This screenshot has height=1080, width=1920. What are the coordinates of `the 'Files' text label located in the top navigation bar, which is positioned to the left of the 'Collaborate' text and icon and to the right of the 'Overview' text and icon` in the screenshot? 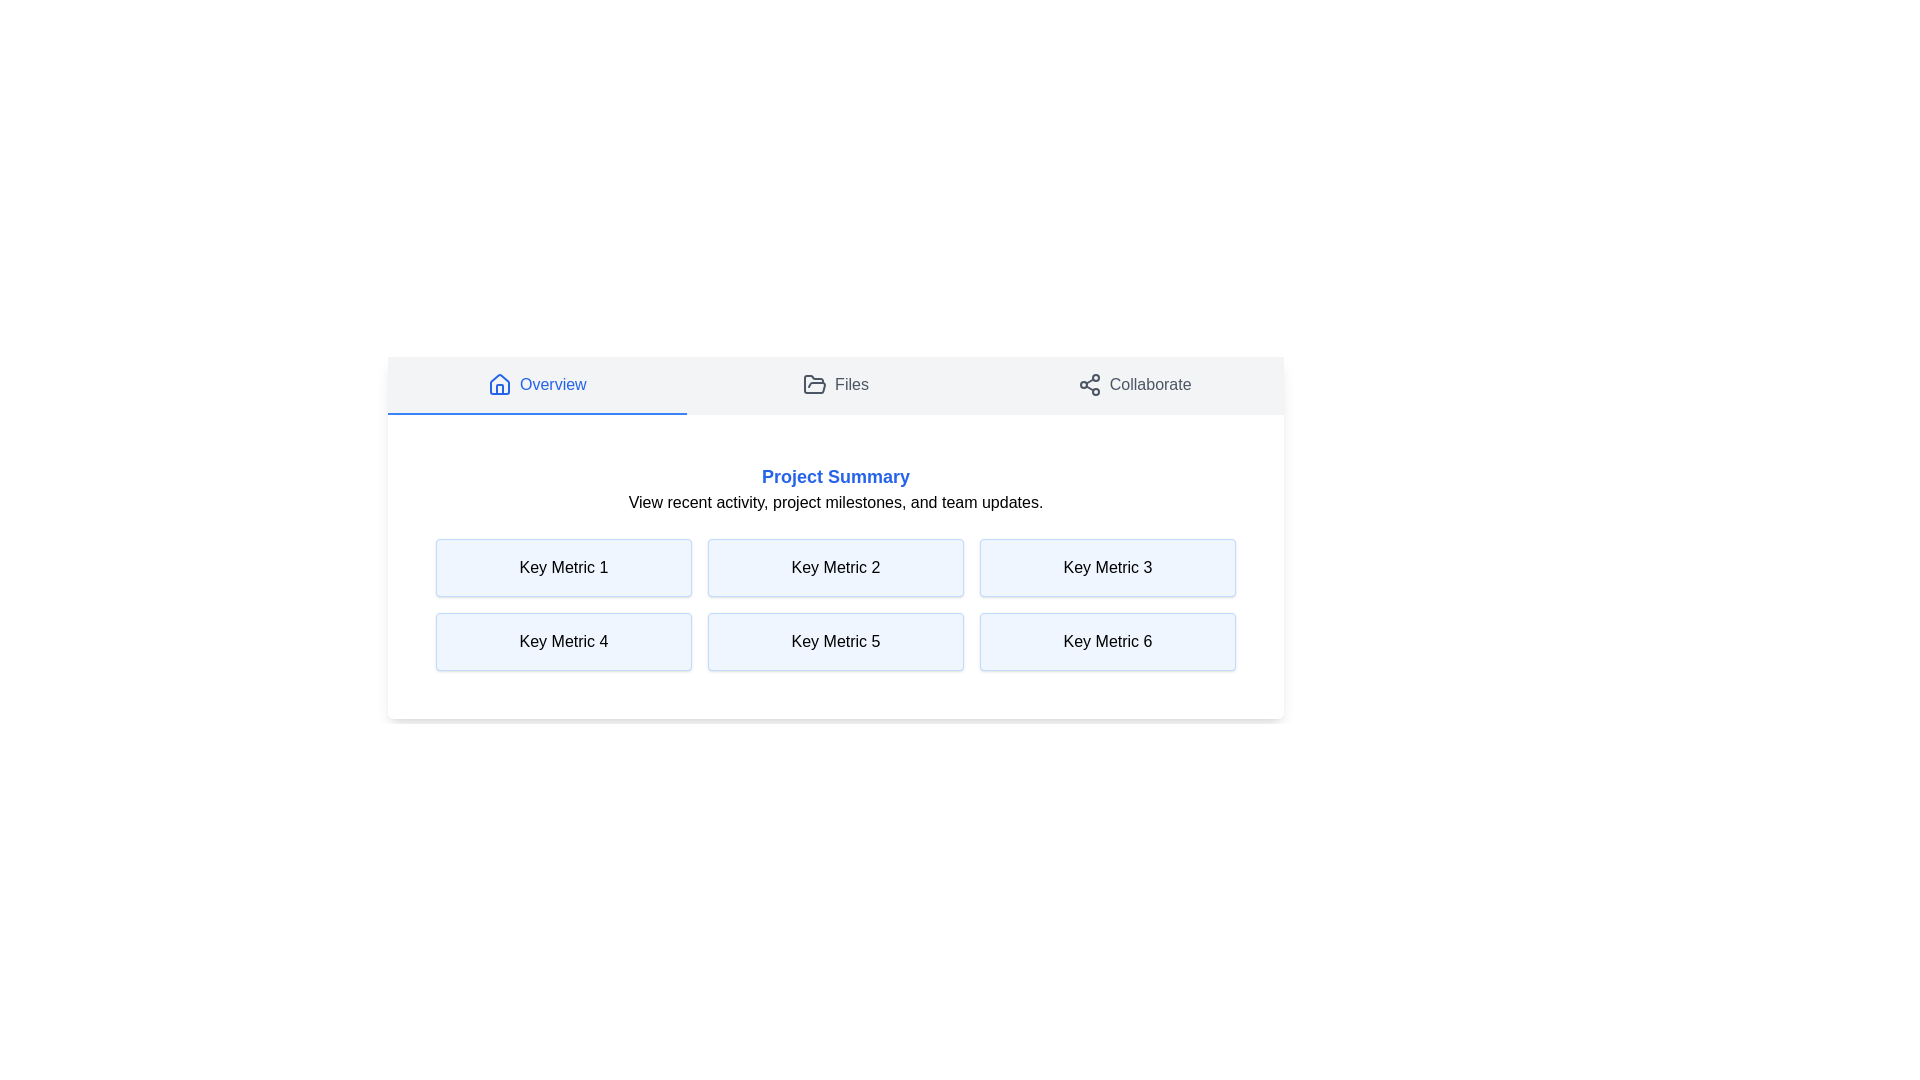 It's located at (851, 385).